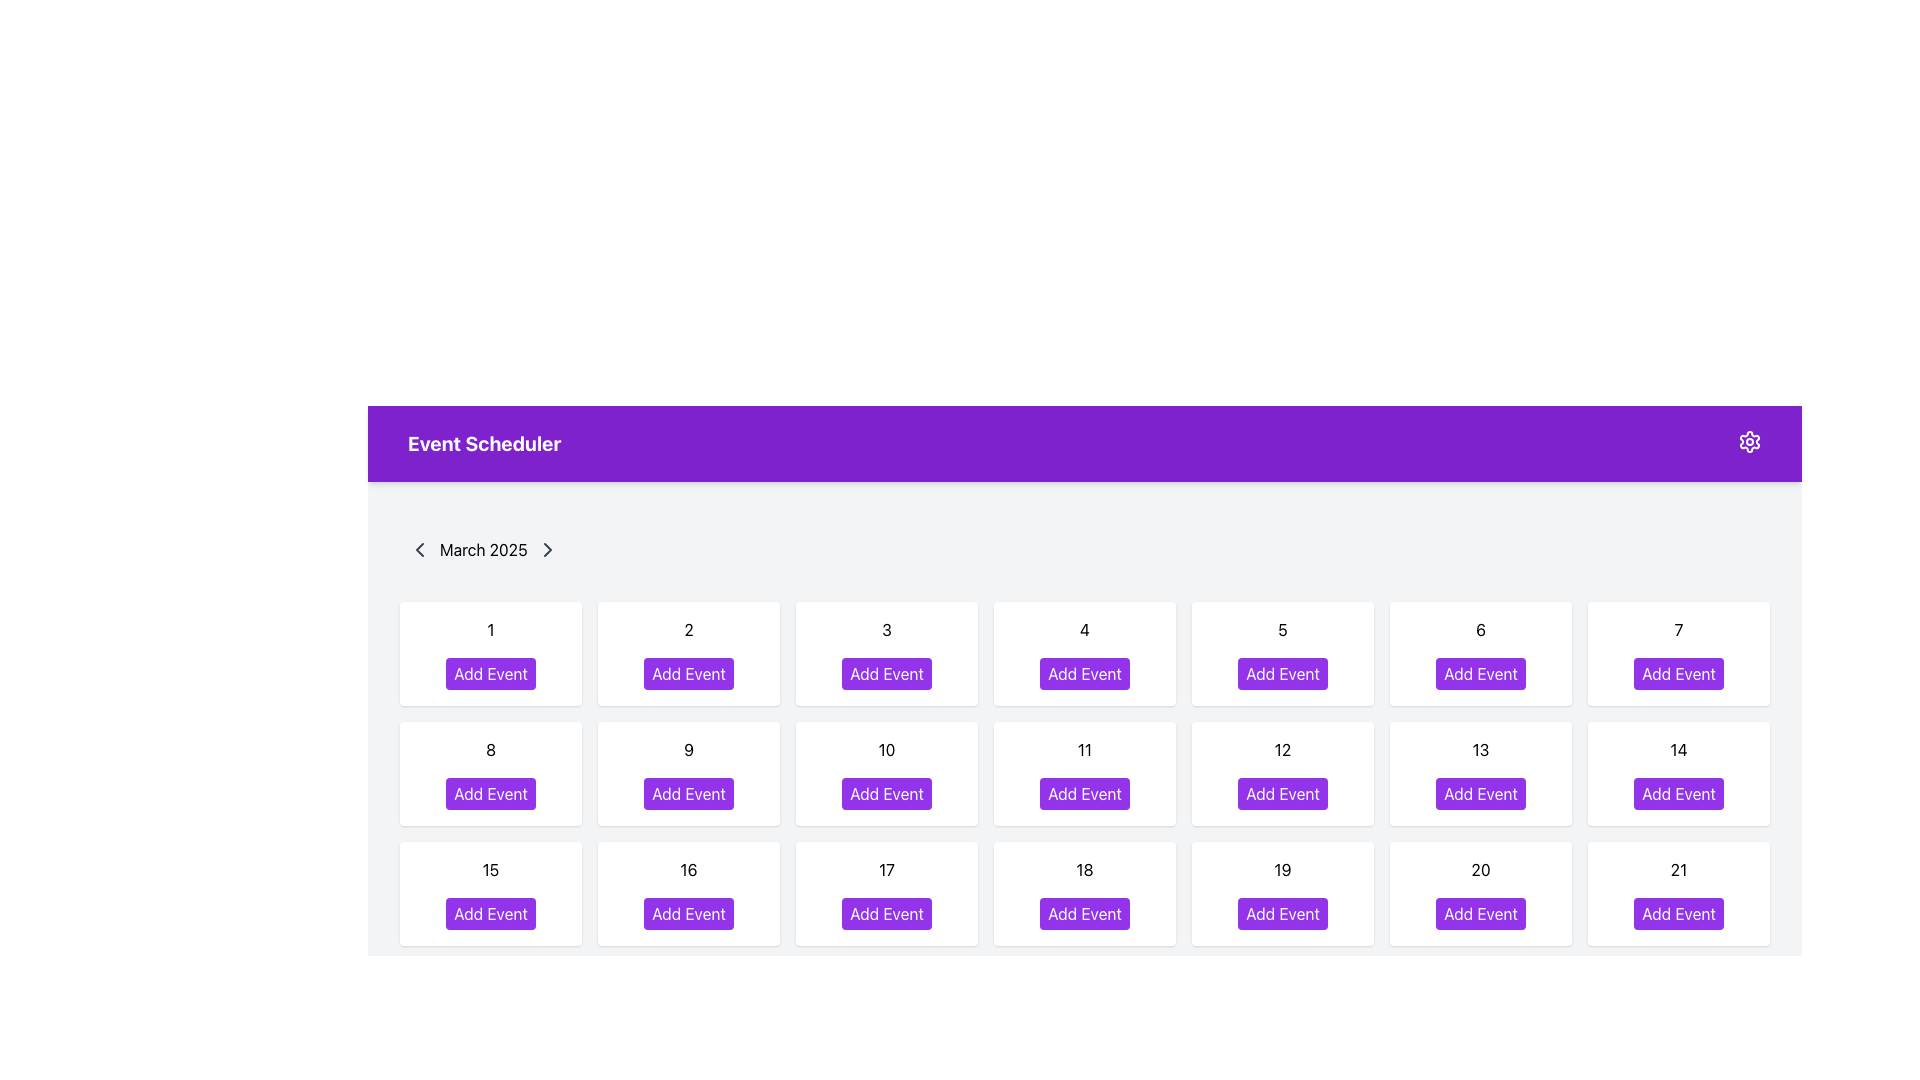  I want to click on the calendar cell element for the date '10', which is a white rounded rectangle with a purple button labeled 'Add Event' at the bottom, so click(886, 773).